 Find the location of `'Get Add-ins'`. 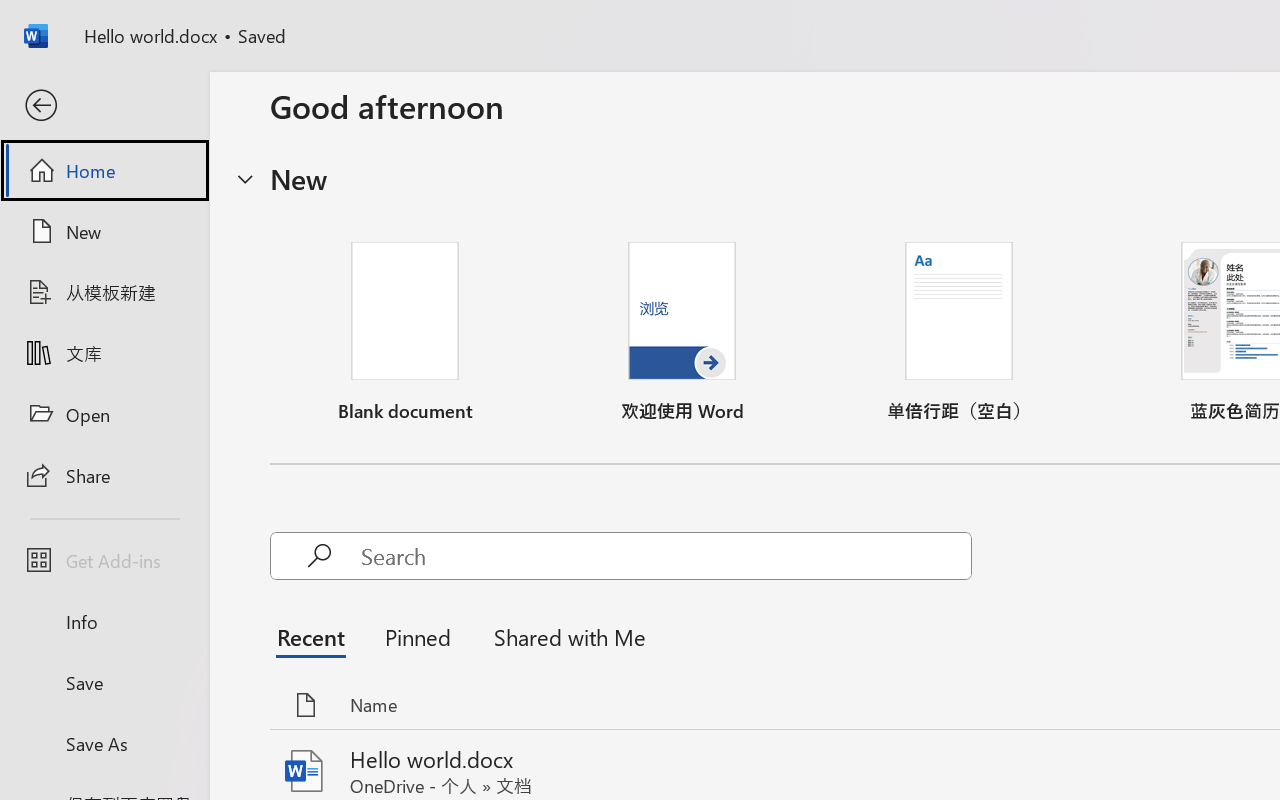

'Get Add-ins' is located at coordinates (103, 560).